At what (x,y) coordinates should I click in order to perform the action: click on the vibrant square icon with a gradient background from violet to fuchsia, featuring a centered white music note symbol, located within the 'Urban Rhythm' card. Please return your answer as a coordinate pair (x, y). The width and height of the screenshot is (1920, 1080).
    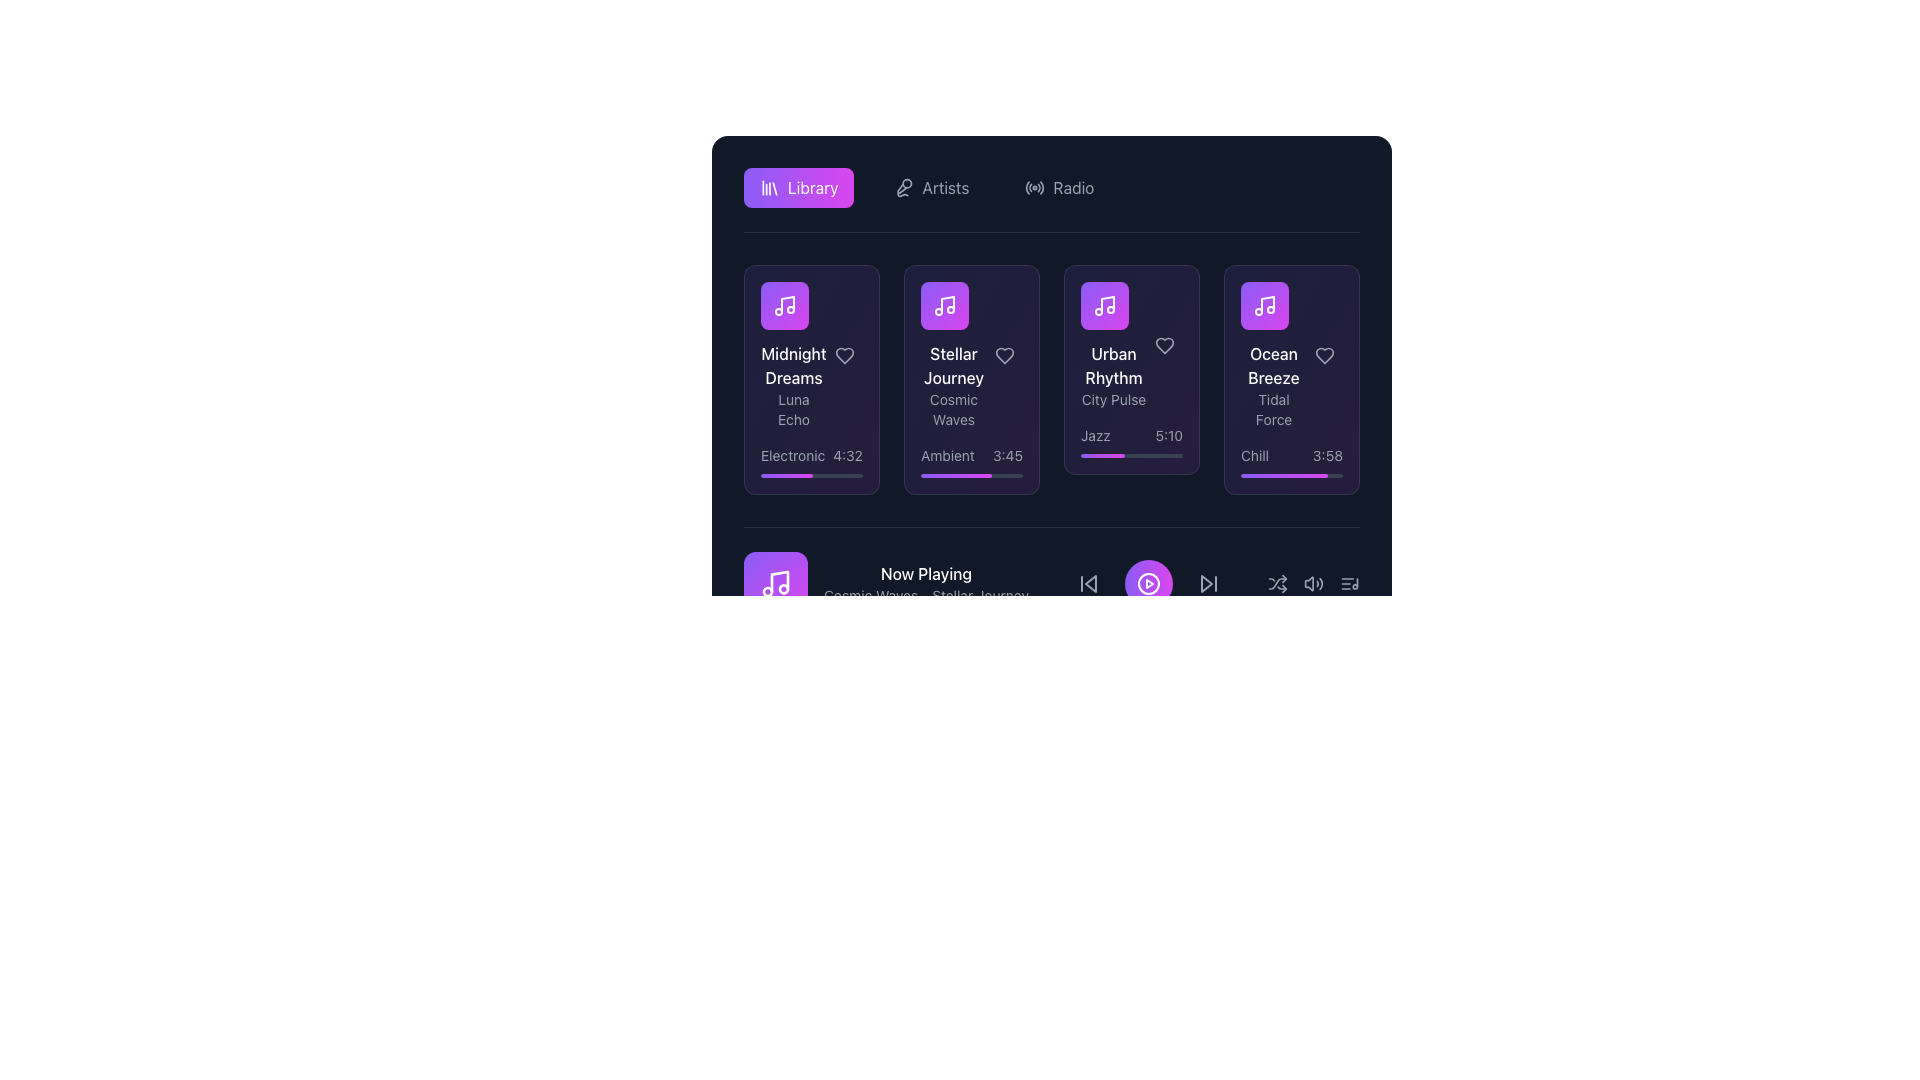
    Looking at the image, I should click on (1103, 305).